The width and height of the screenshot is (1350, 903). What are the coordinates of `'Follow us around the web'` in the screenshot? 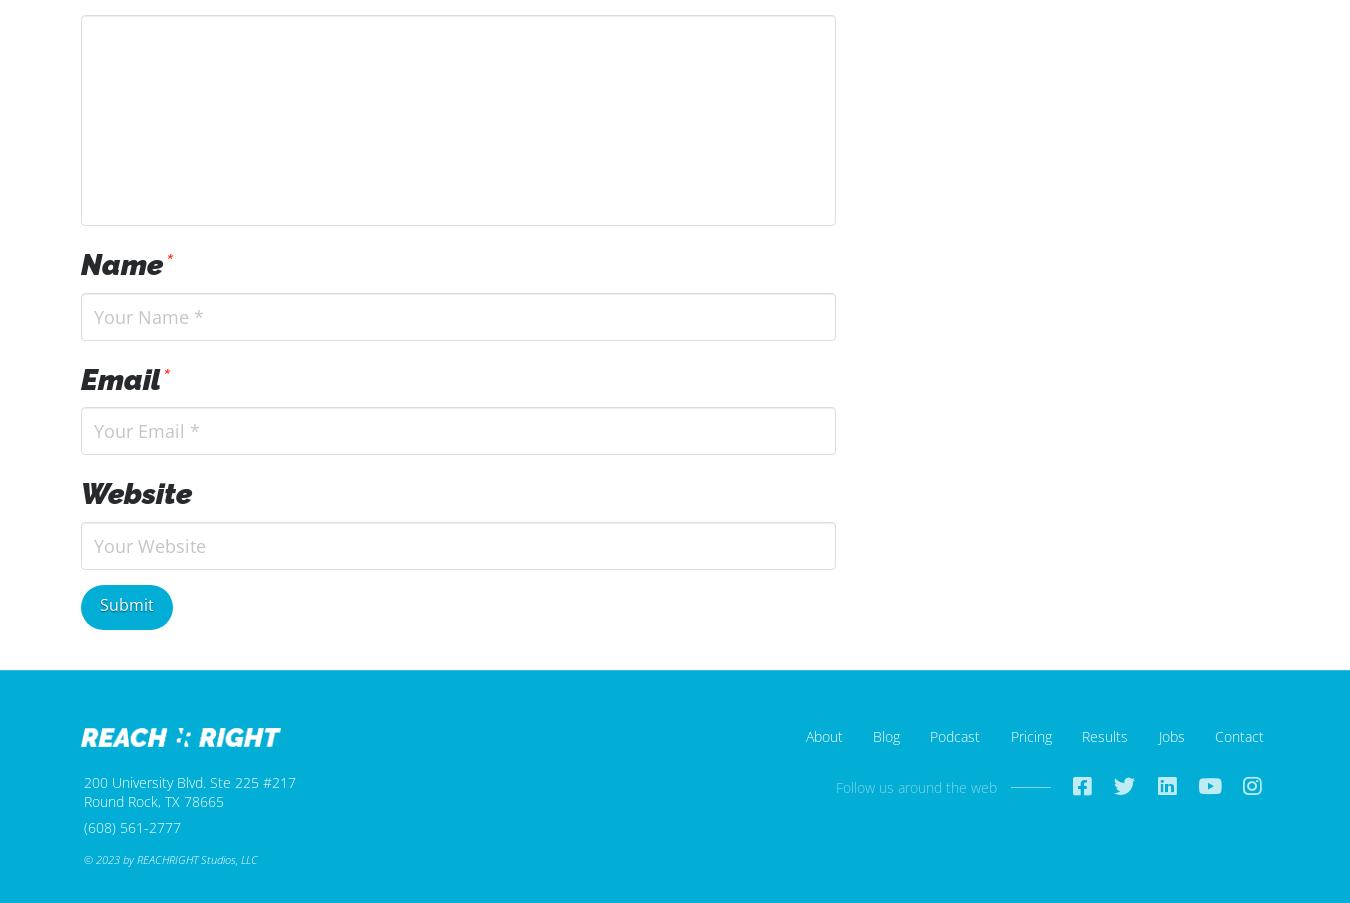 It's located at (915, 785).